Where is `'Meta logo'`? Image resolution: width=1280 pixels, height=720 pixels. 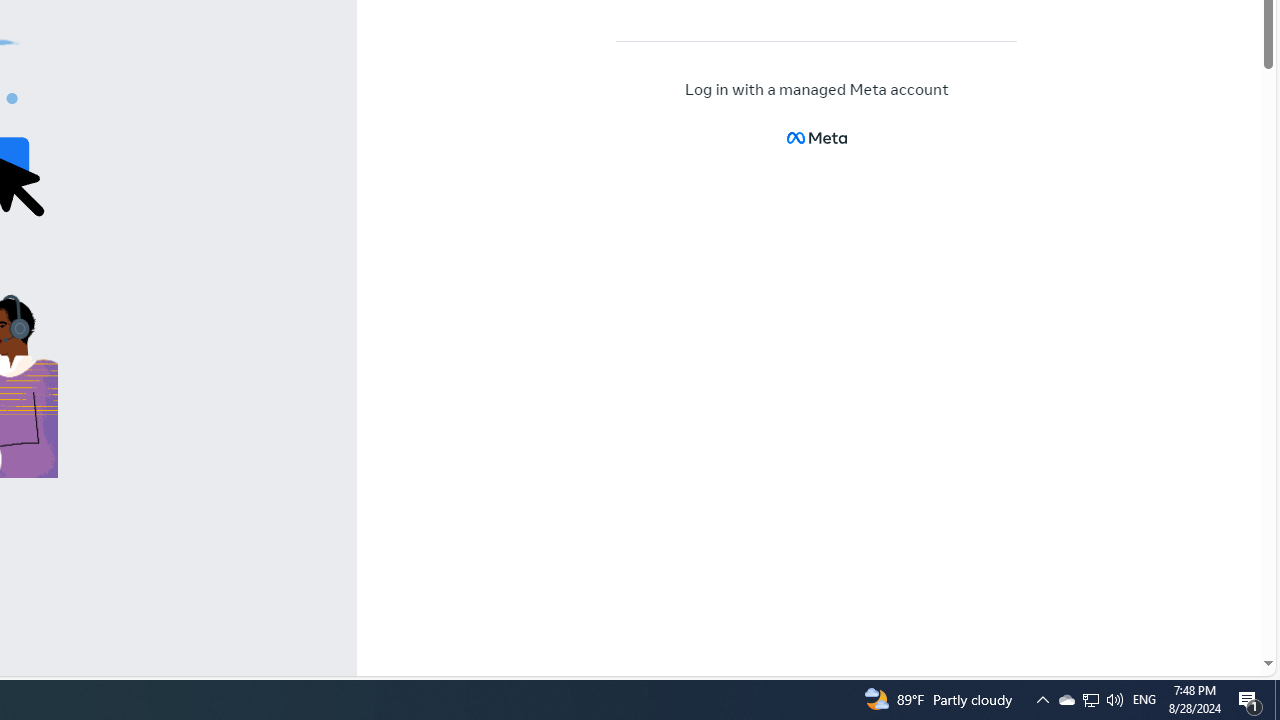 'Meta logo' is located at coordinates (816, 137).